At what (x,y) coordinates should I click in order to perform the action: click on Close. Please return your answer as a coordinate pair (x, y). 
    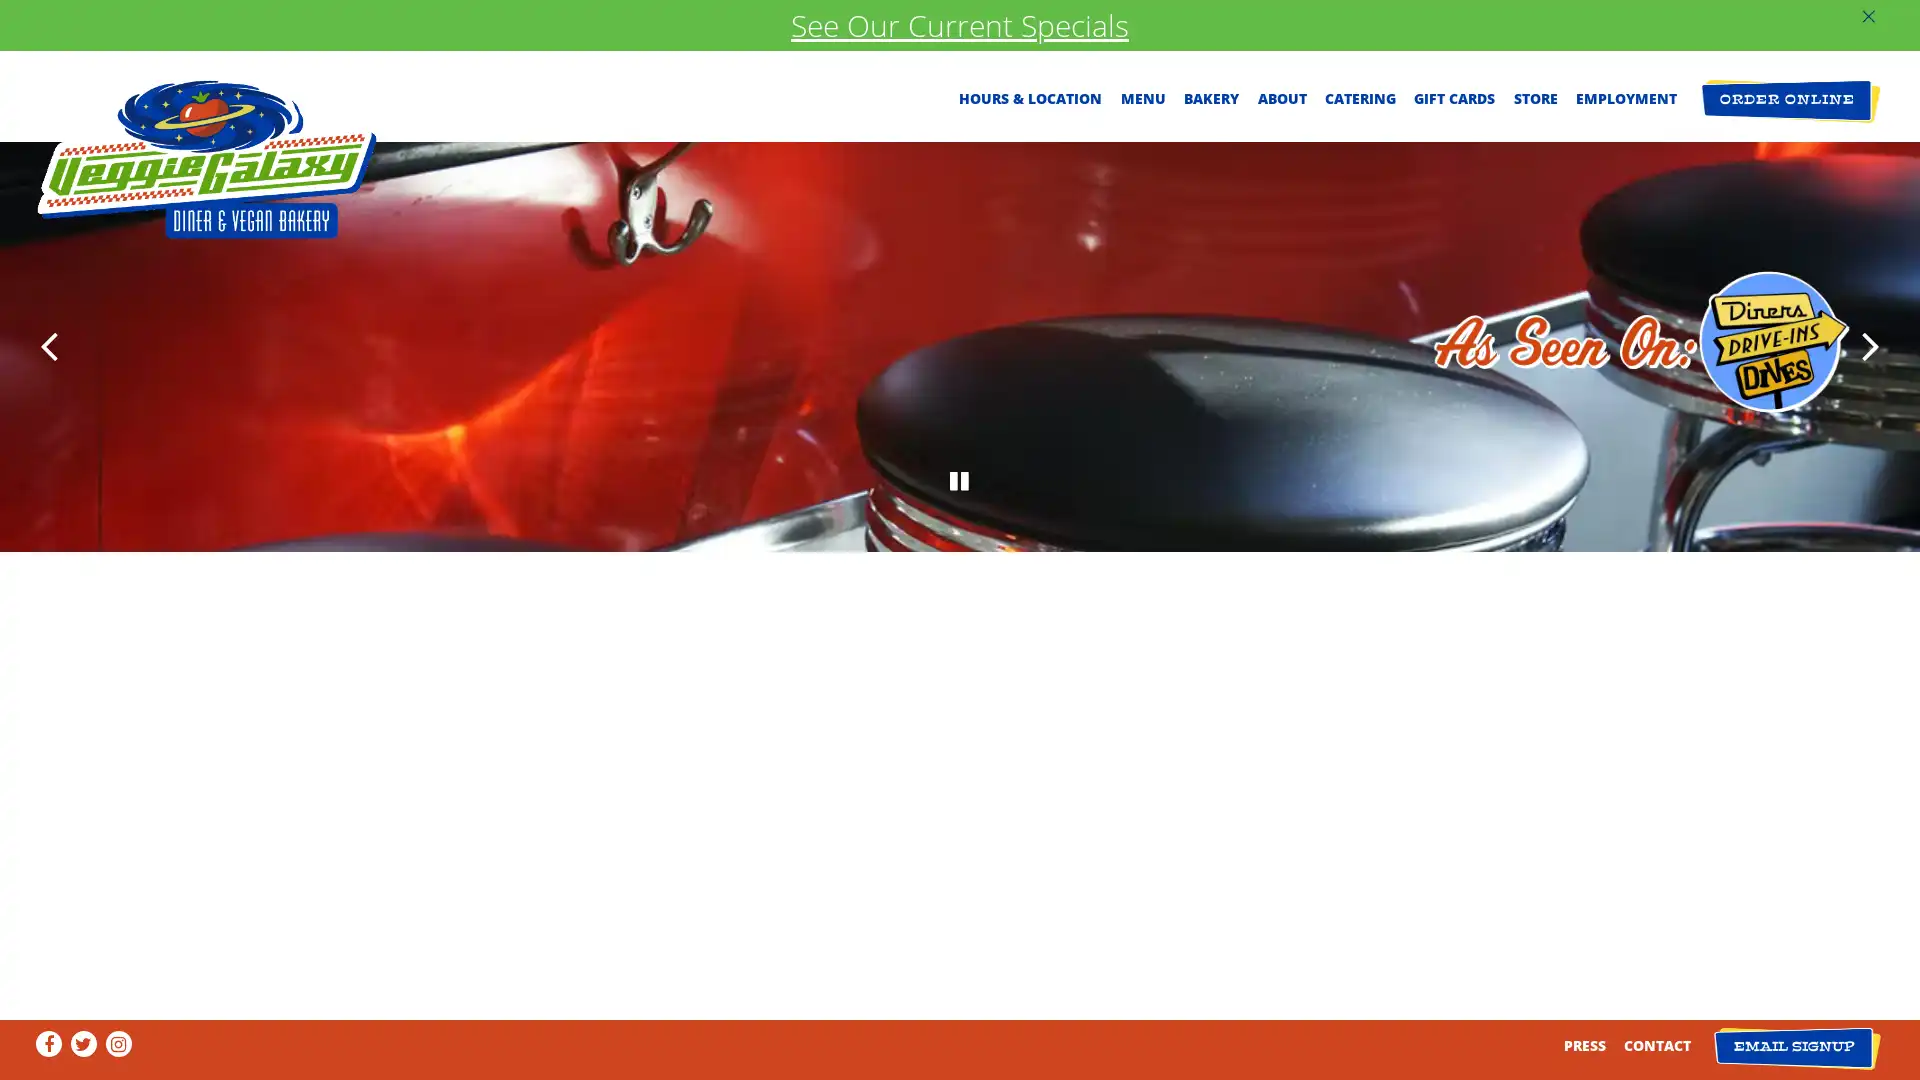
    Looking at the image, I should click on (1250, 282).